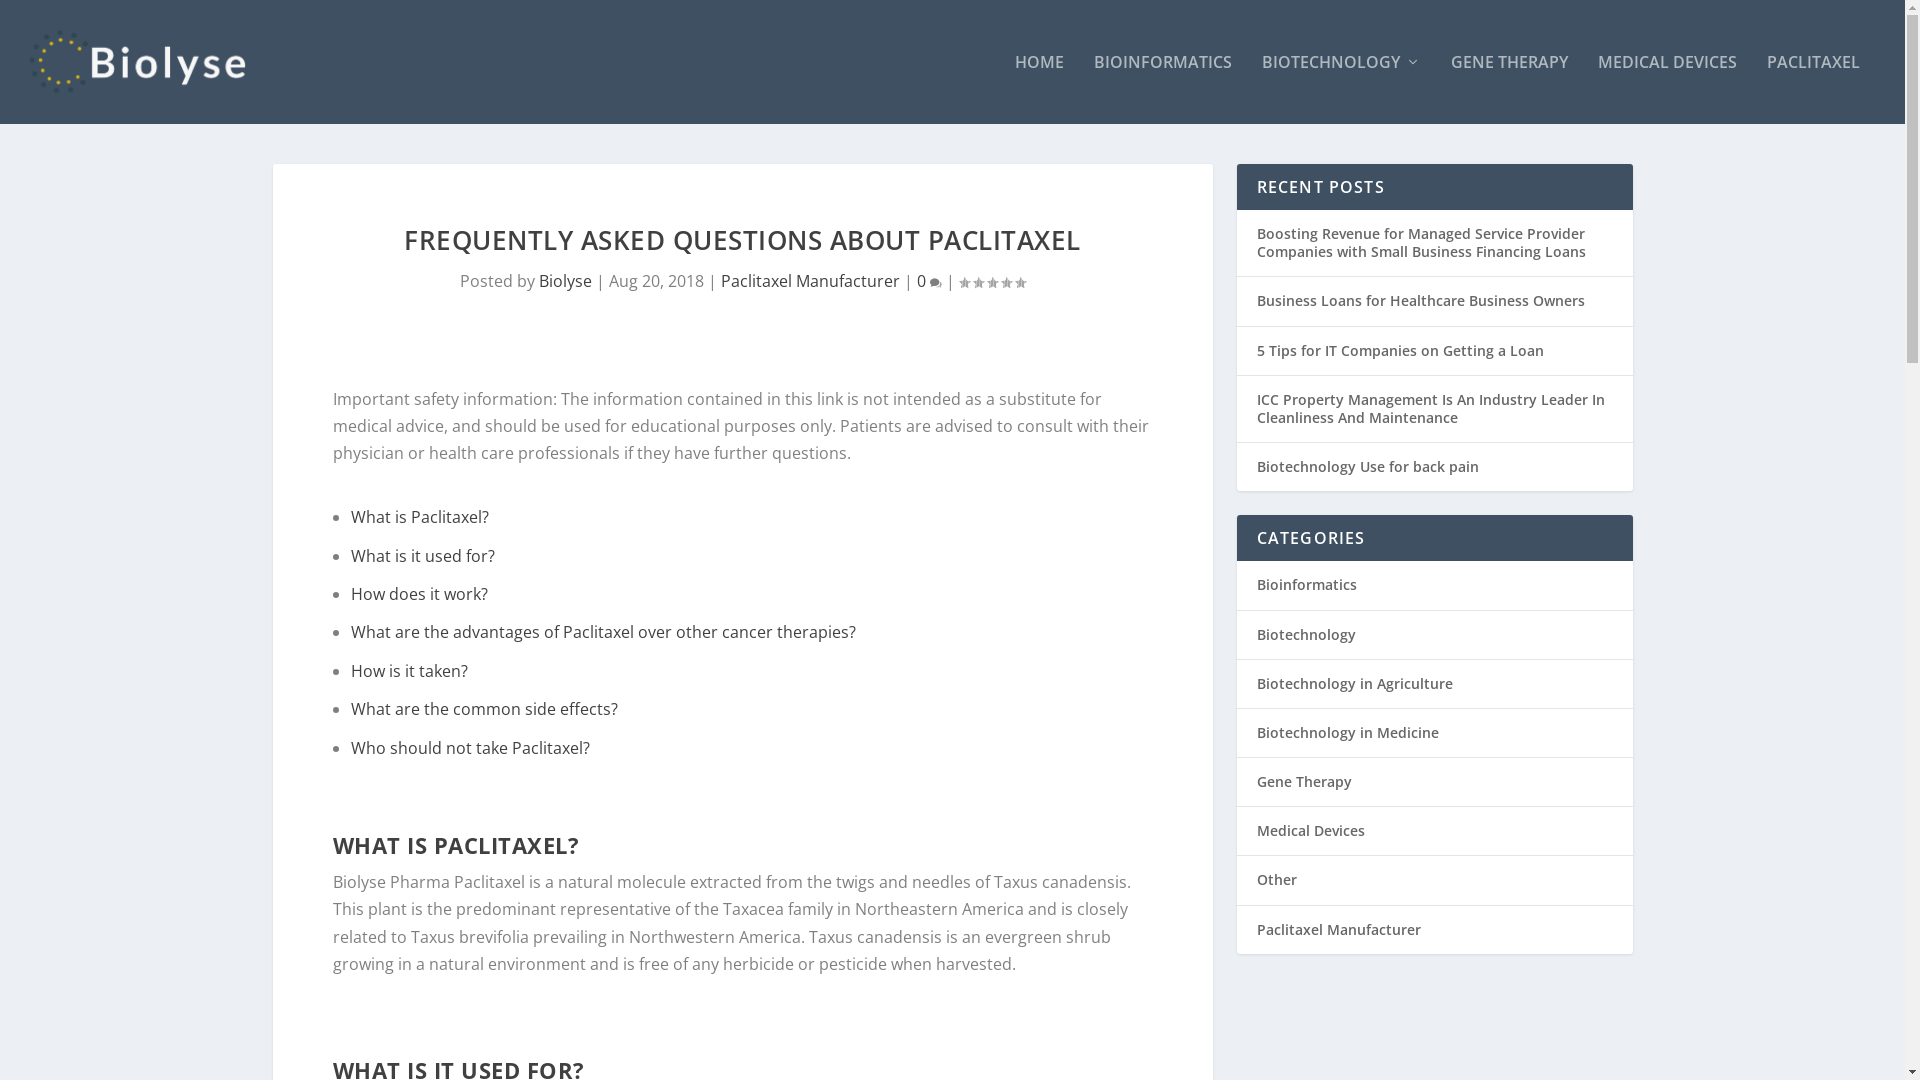  Describe the element at coordinates (958, 281) in the screenshot. I see `'Rating: 0.00'` at that location.